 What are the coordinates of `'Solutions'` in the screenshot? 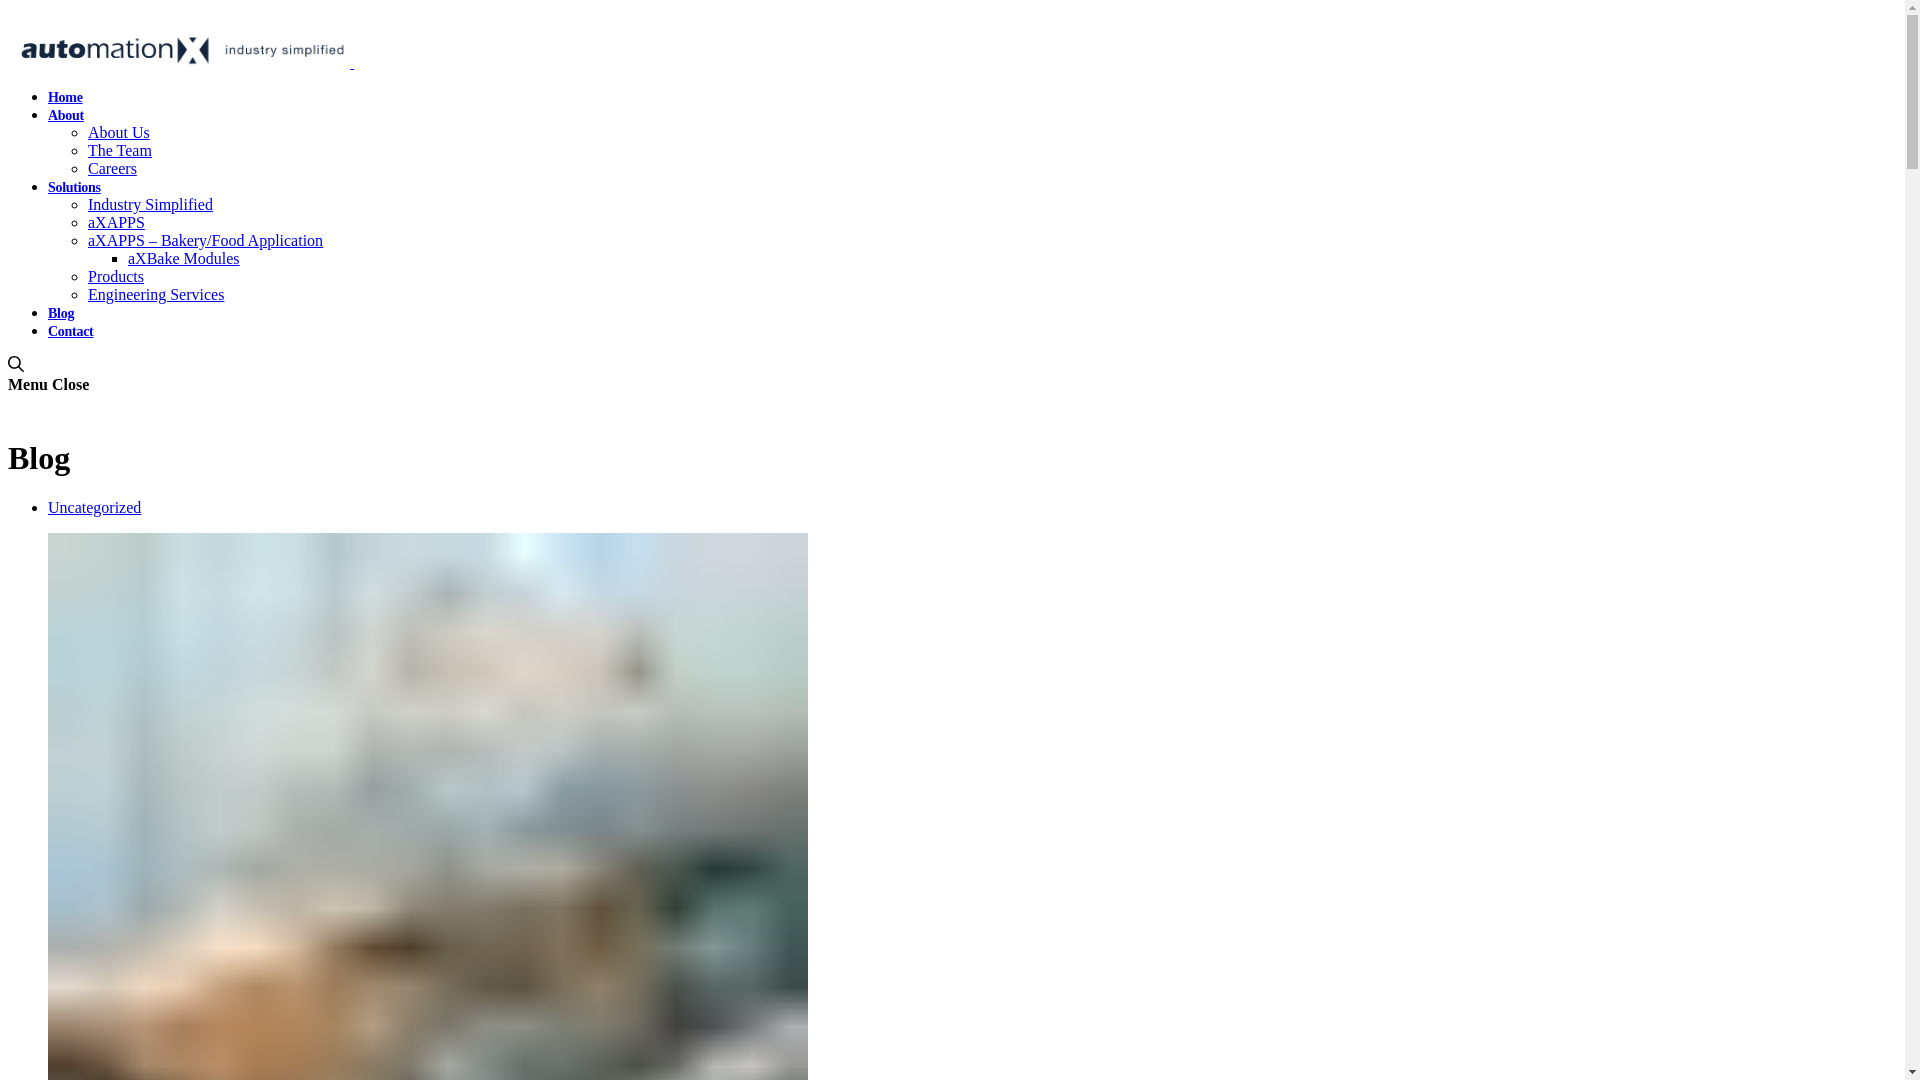 It's located at (48, 187).